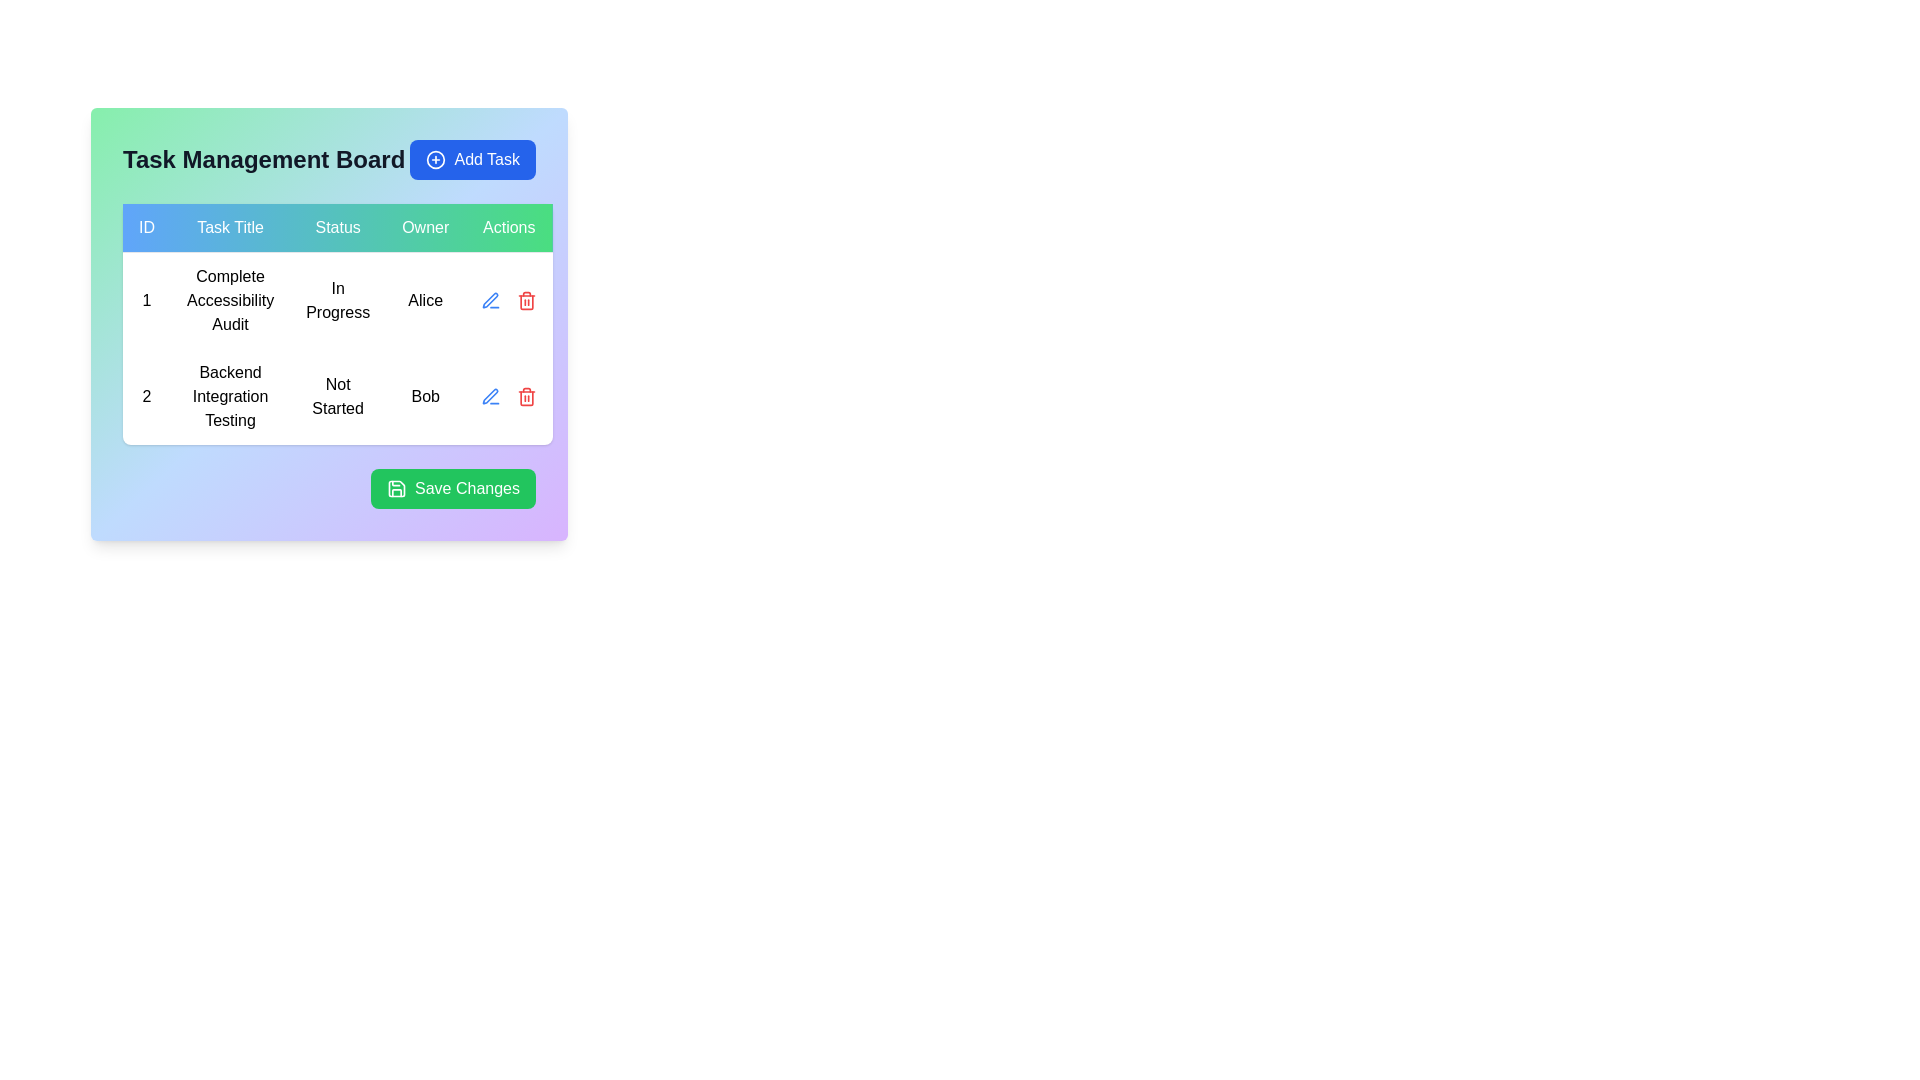  What do you see at coordinates (338, 227) in the screenshot?
I see `the 'Status' header text, which is the third column header in a table, rendered in white text within a green rectangular cell` at bounding box center [338, 227].